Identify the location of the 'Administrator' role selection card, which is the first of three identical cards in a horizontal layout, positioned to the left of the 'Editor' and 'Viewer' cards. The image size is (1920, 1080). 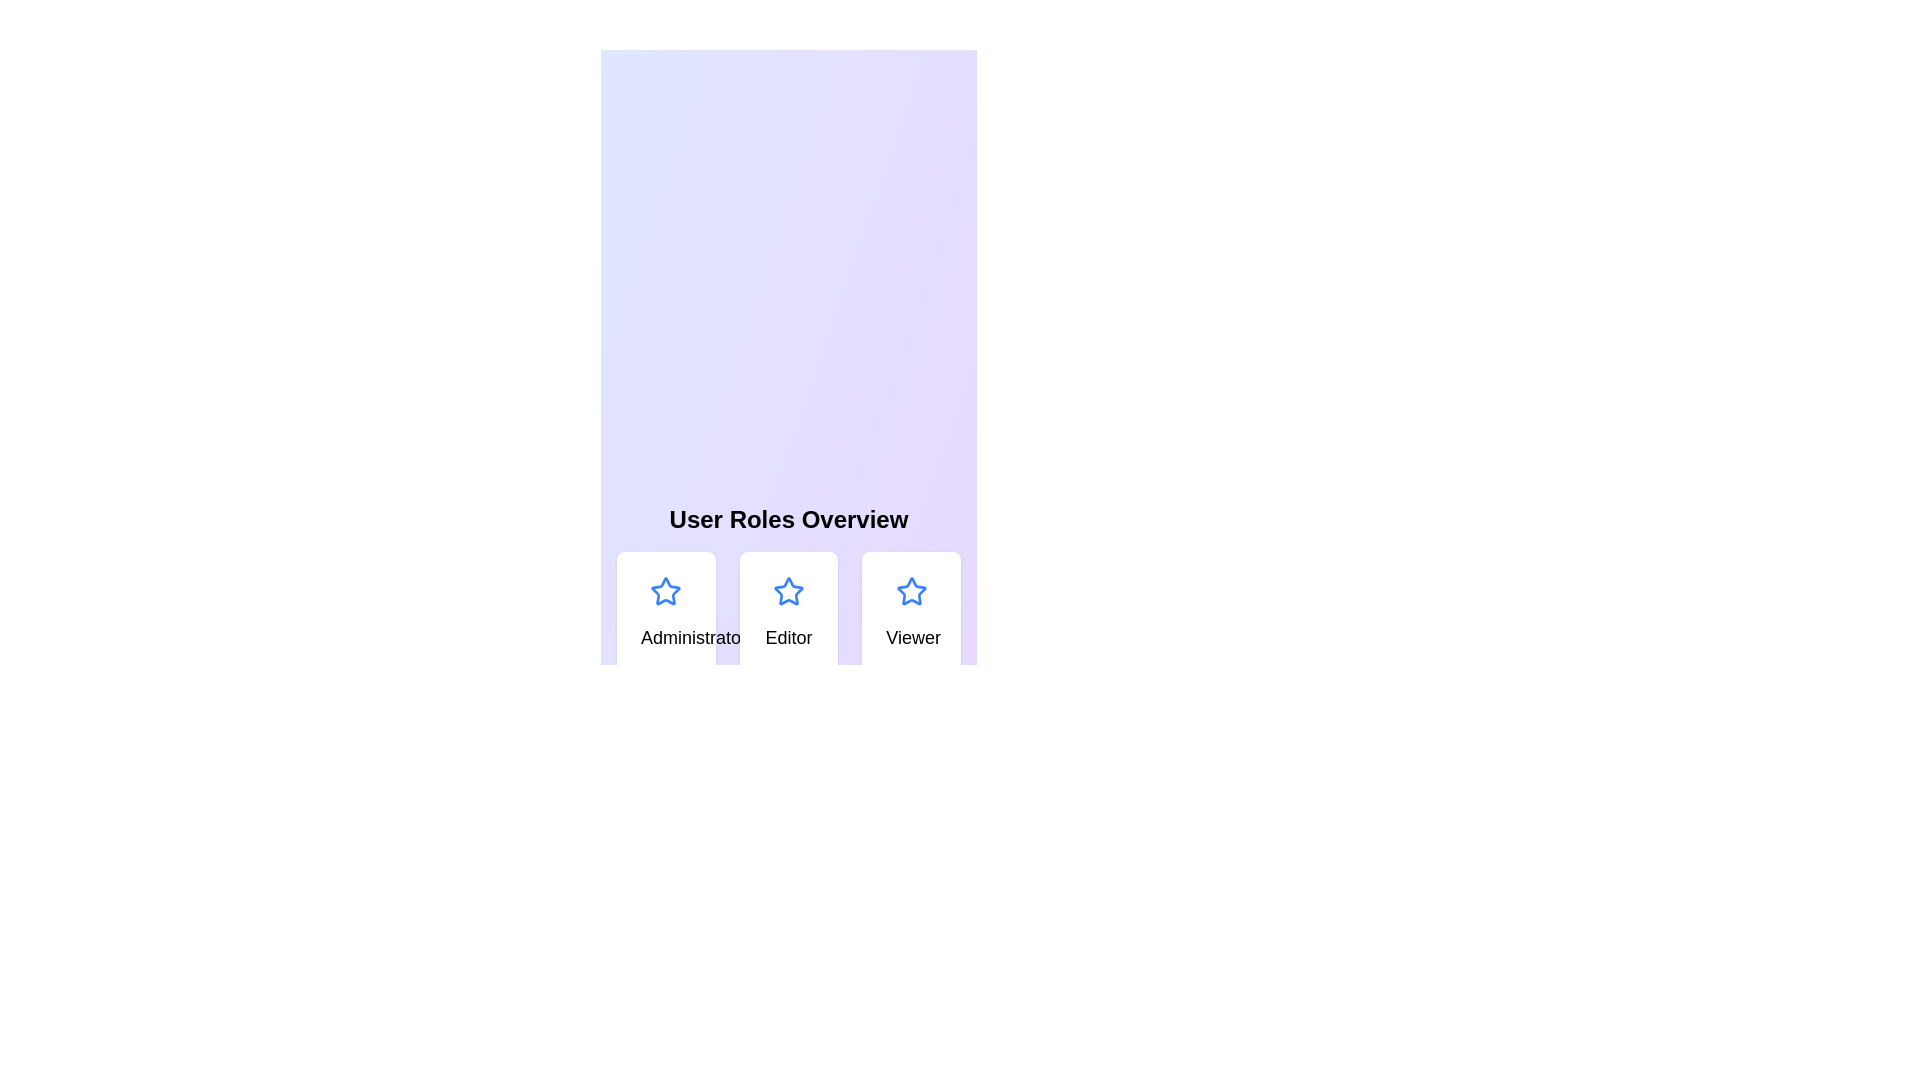
(666, 612).